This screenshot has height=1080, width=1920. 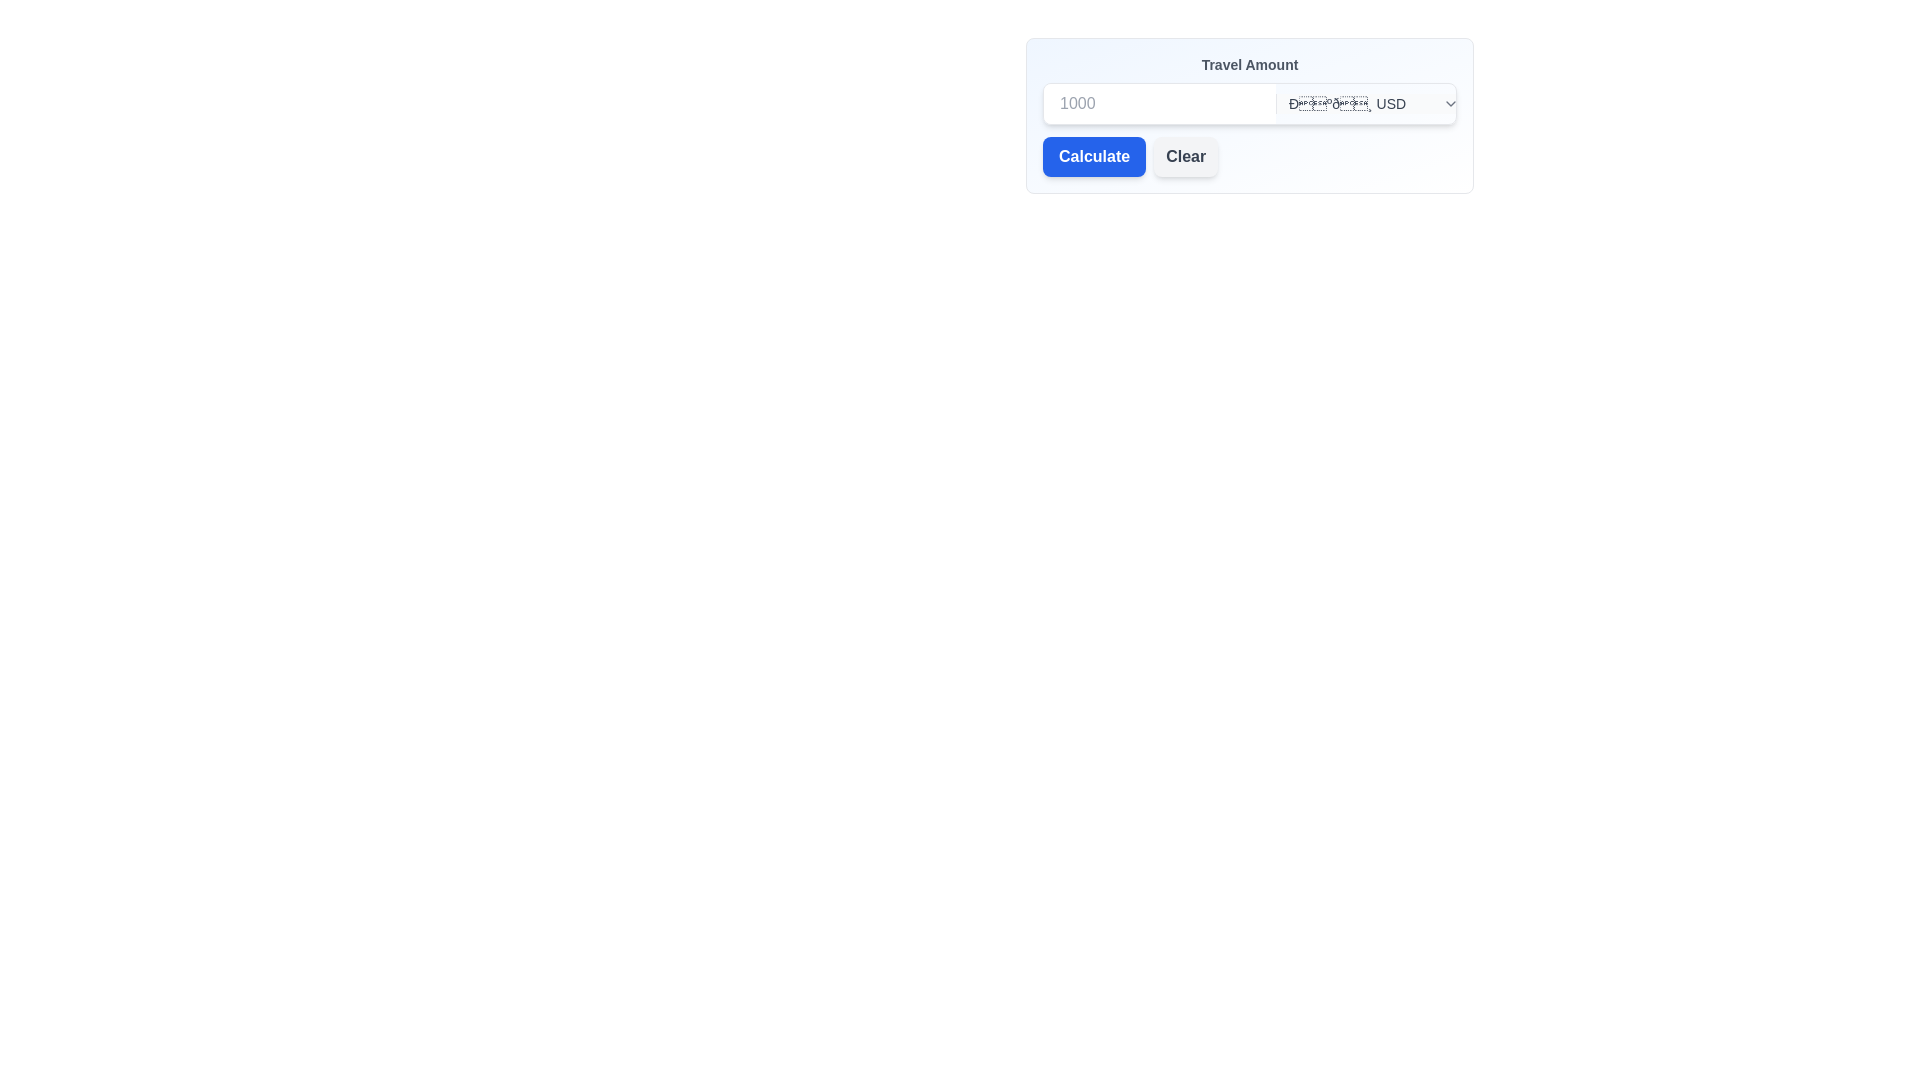 I want to click on the currency selection dropdown menu located, so click(x=1248, y=115).